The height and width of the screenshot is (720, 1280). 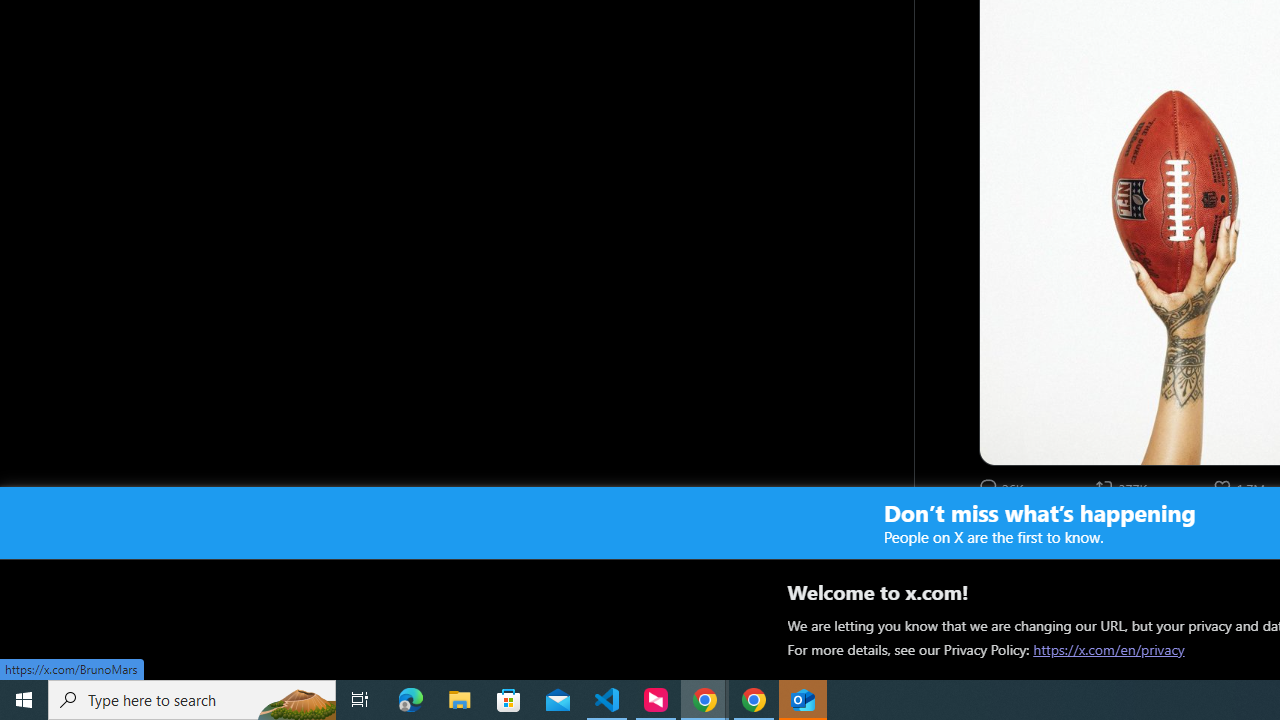 I want to click on '26148 Replies. Reply', so click(x=1003, y=487).